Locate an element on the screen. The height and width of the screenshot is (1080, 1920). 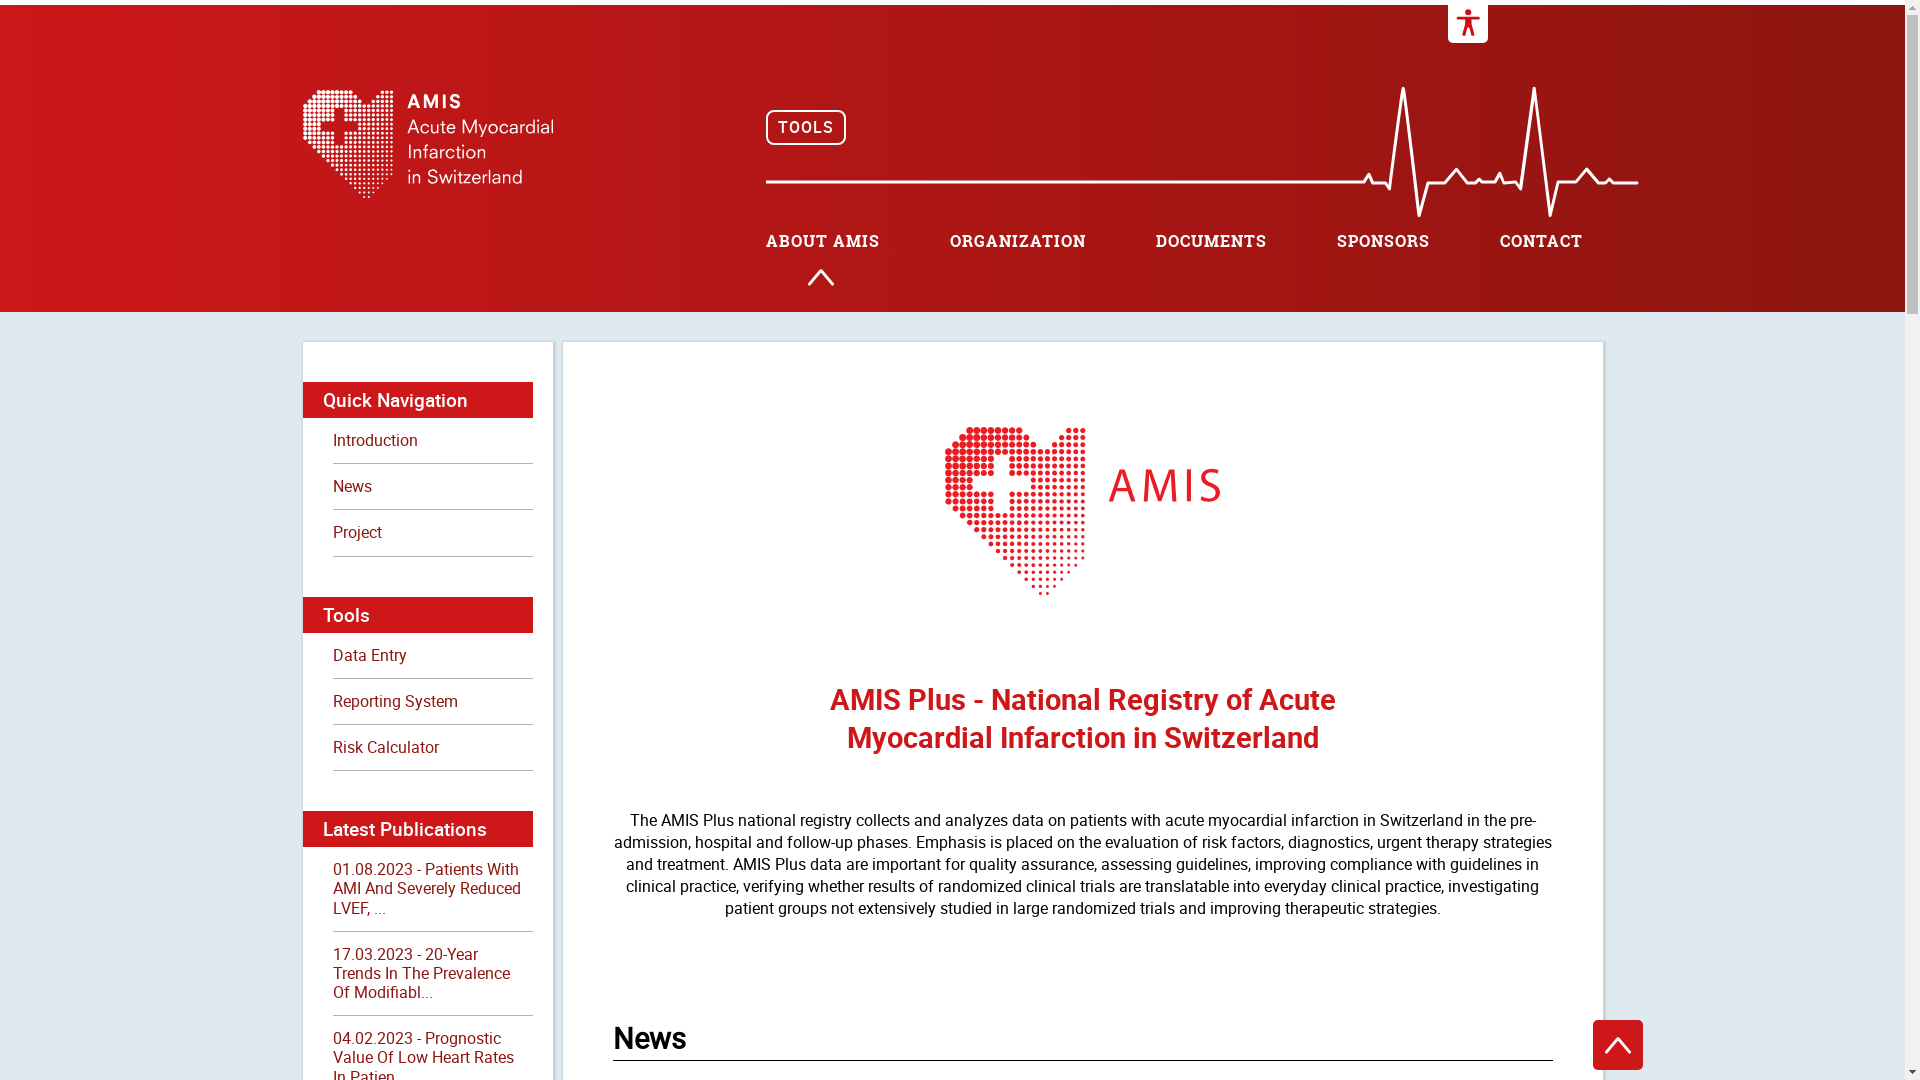
'Data Entry' is located at coordinates (431, 655).